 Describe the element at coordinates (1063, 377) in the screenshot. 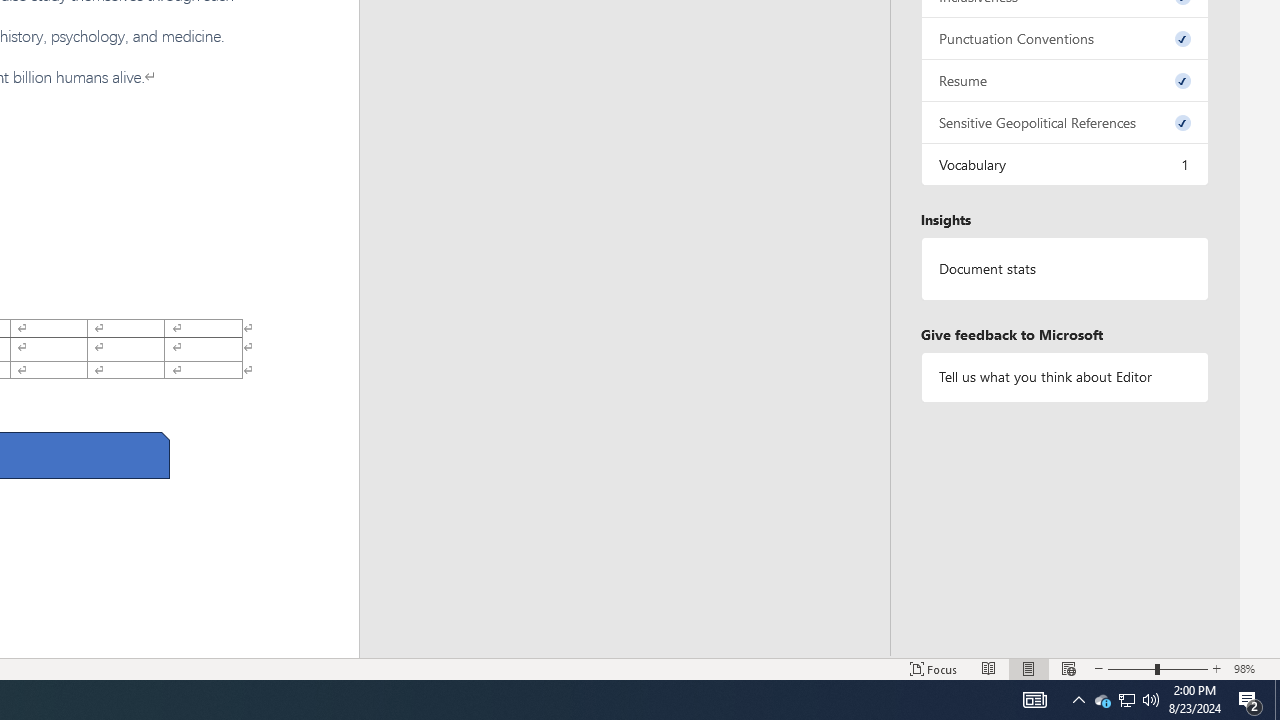

I see `'Tell us what you think about Editor'` at that location.